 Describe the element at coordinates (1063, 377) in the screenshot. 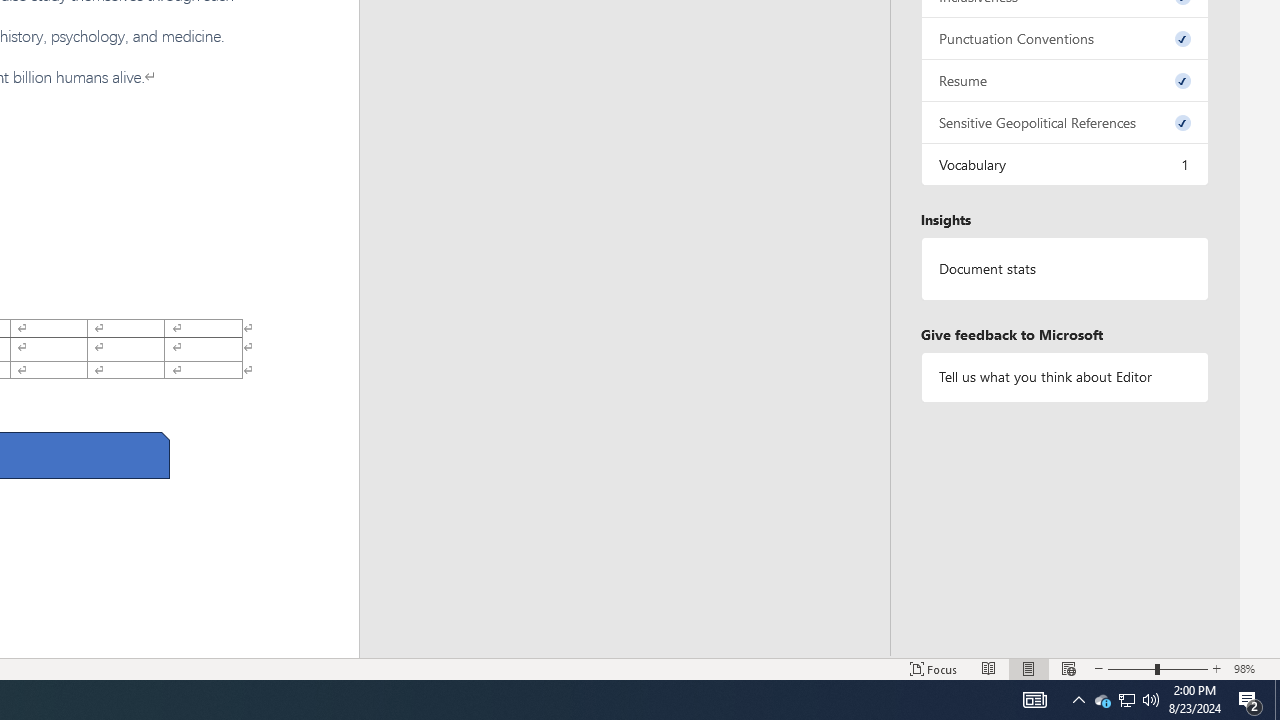

I see `'Tell us what you think about Editor'` at that location.